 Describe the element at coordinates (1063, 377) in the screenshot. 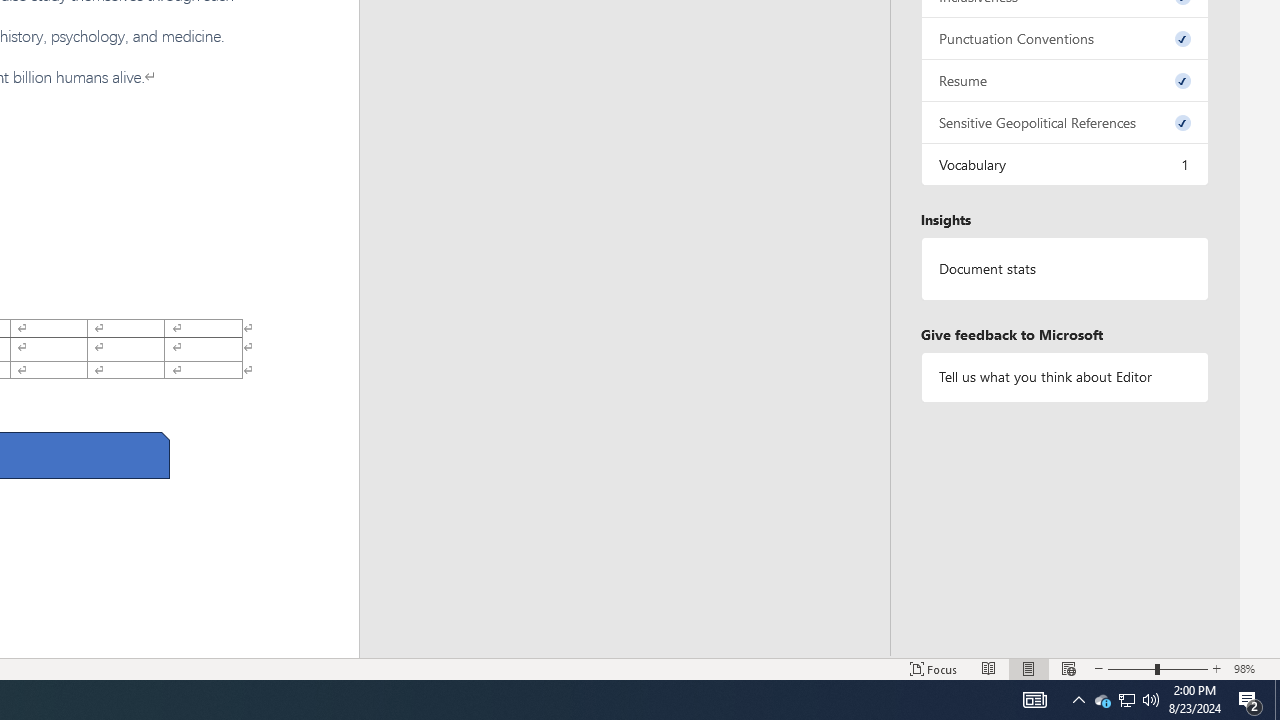

I see `'Tell us what you think about Editor'` at that location.